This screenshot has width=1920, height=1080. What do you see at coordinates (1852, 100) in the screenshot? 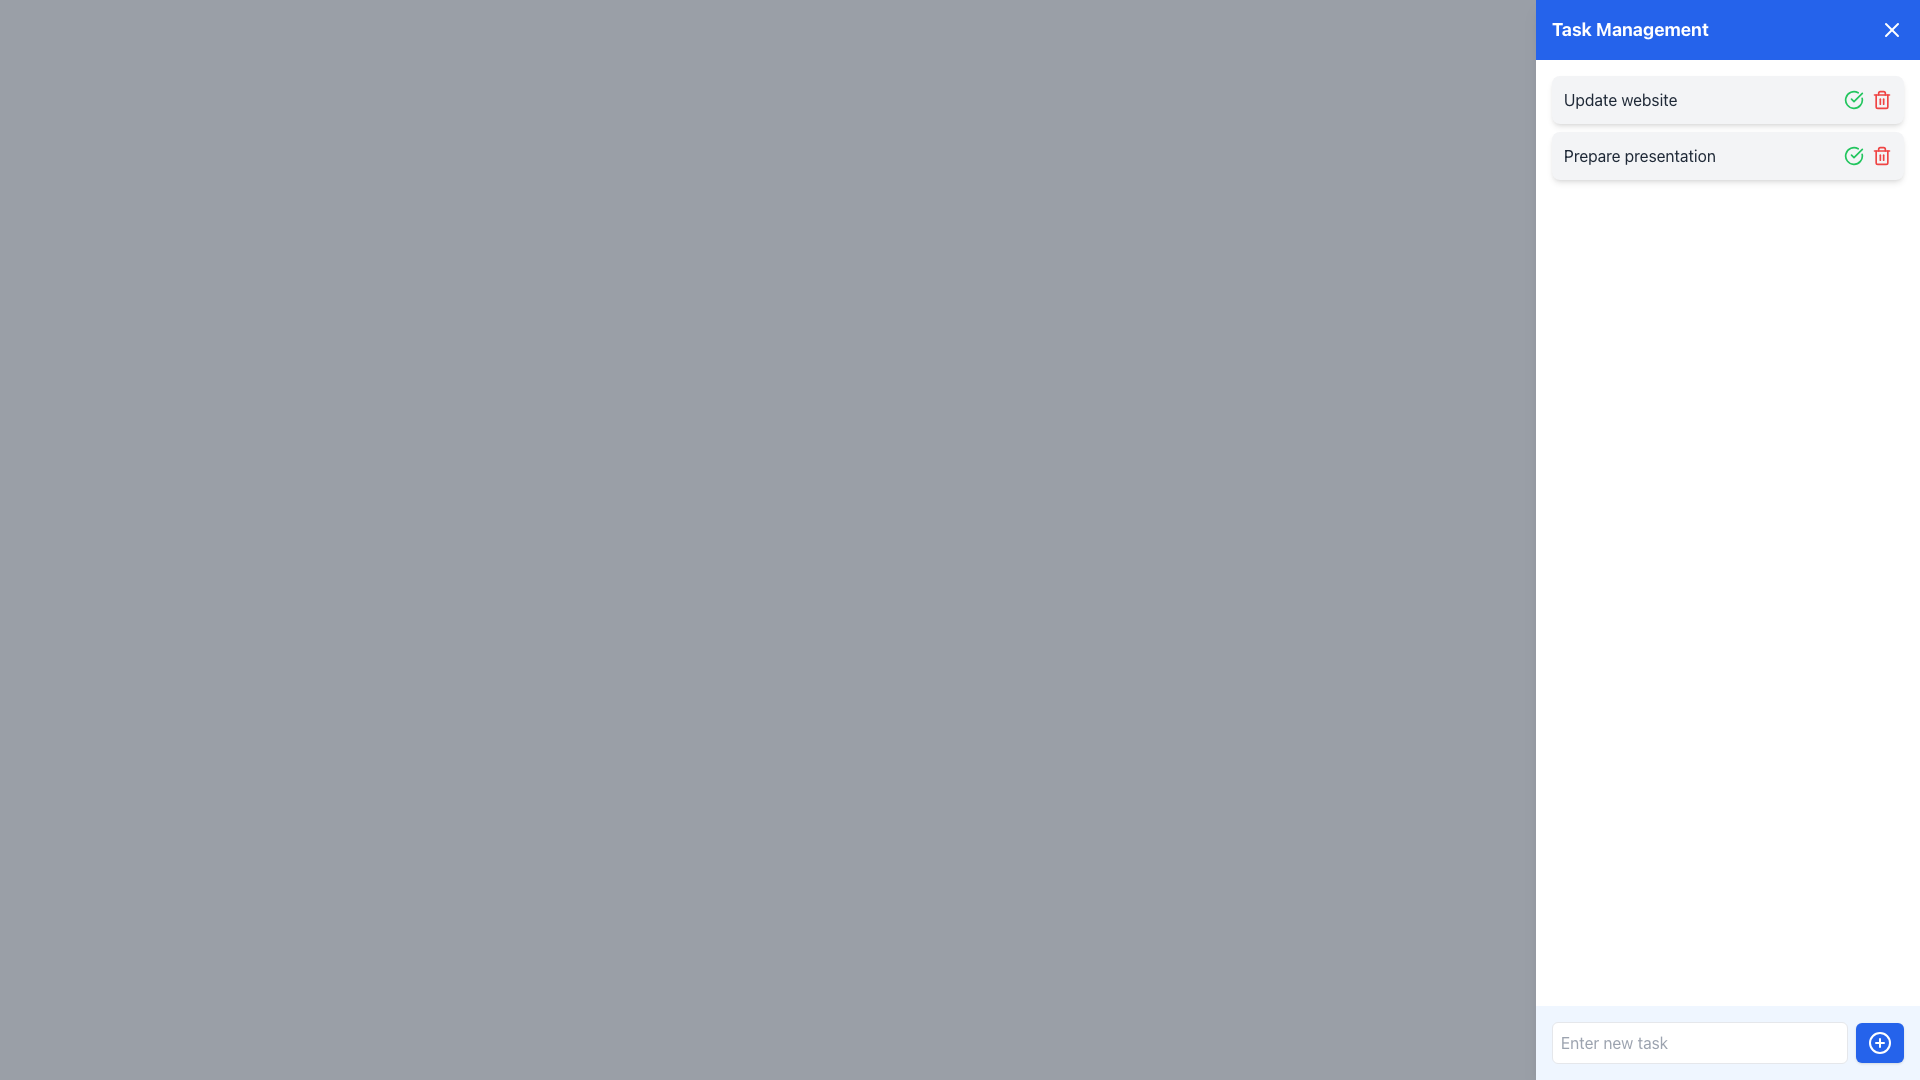
I see `the circular green outlined icon with a checkmark, located adjacent to the 'Prepare presentation' text` at bounding box center [1852, 100].